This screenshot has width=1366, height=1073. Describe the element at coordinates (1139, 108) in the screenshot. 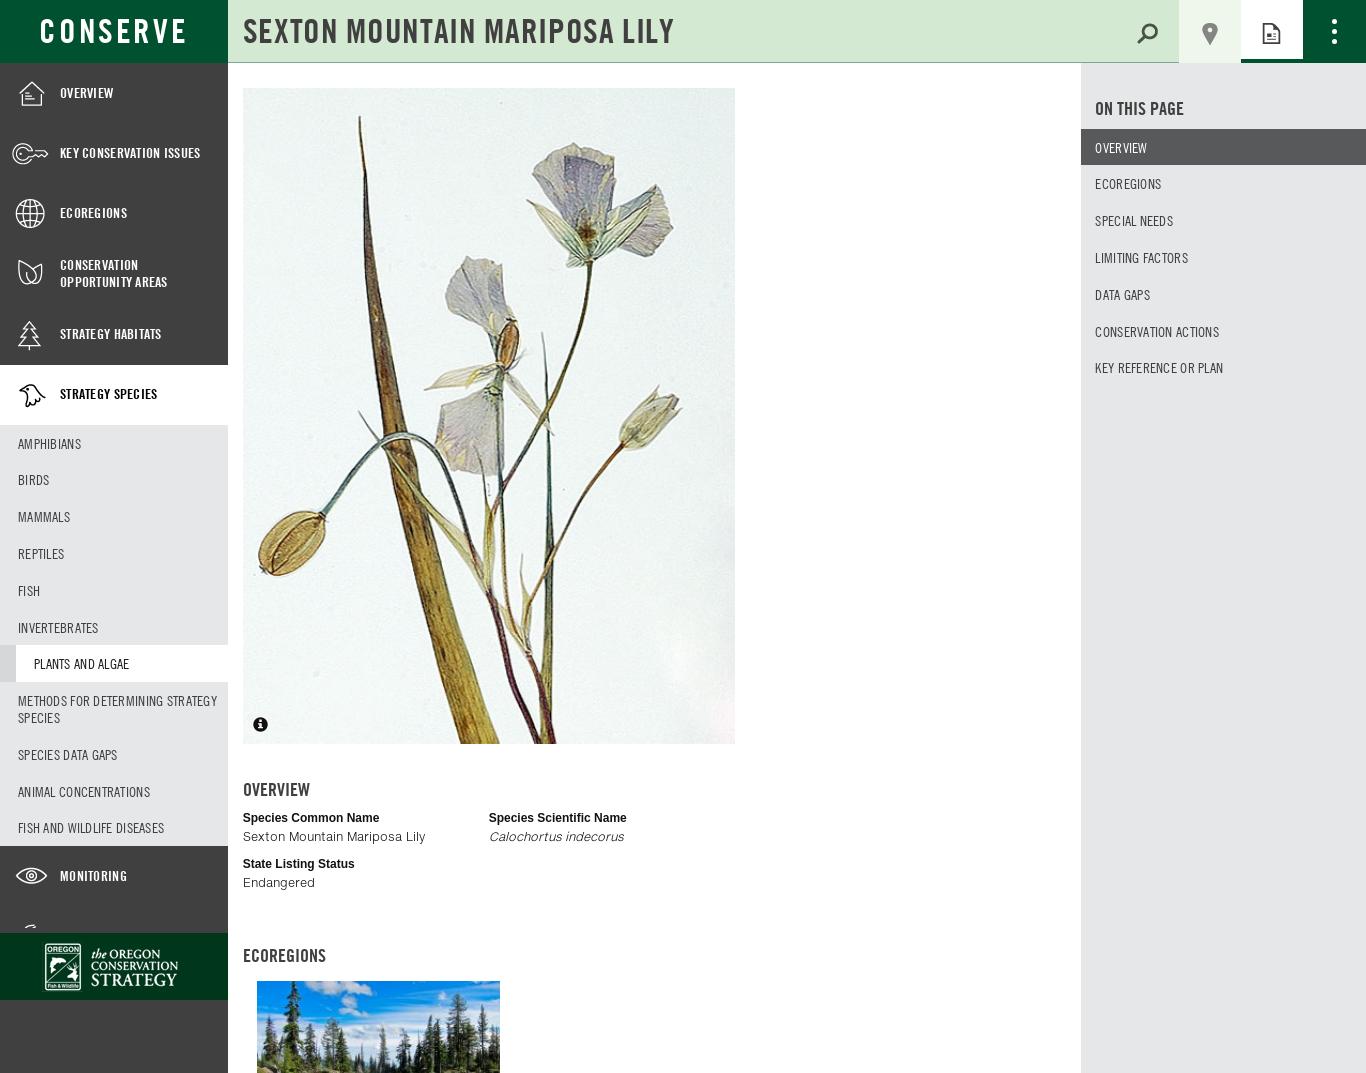

I see `'On This Page'` at that location.